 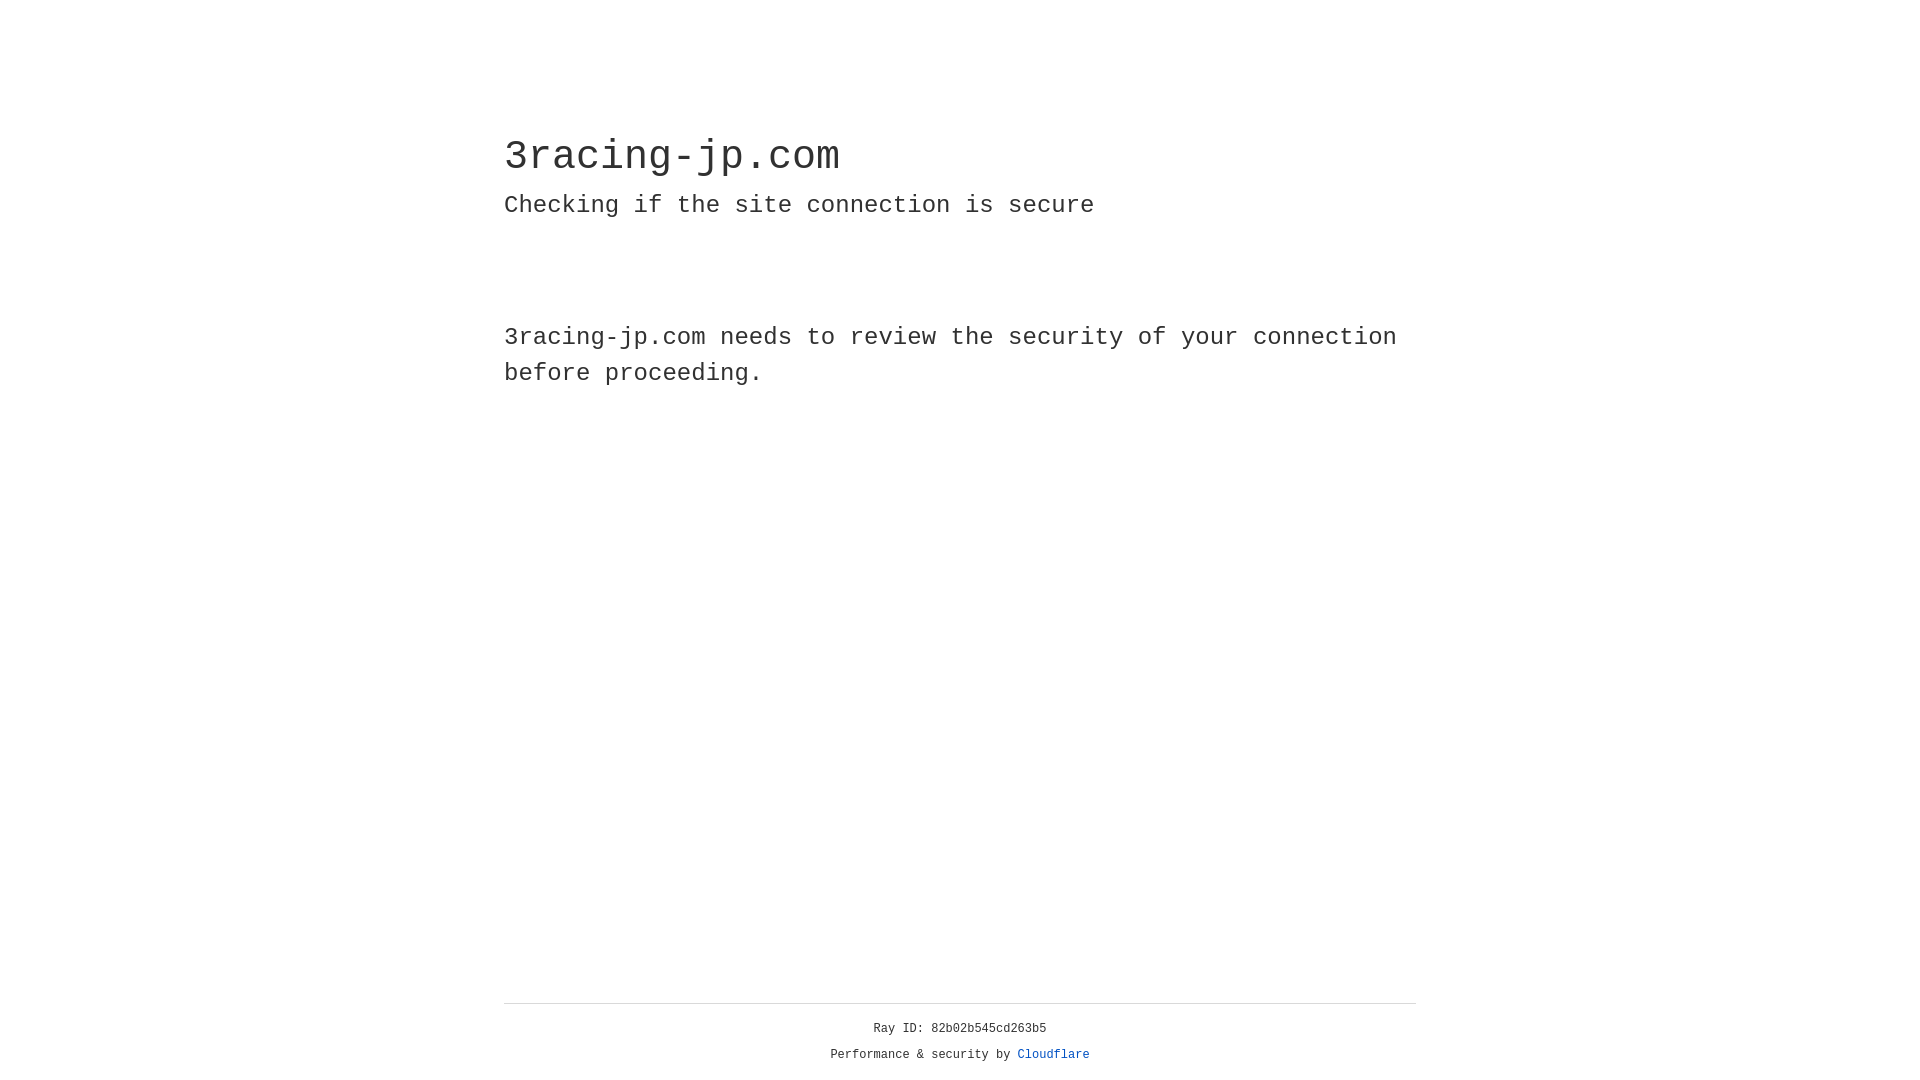 I want to click on 'Cloudflare', so click(x=1053, y=1054).